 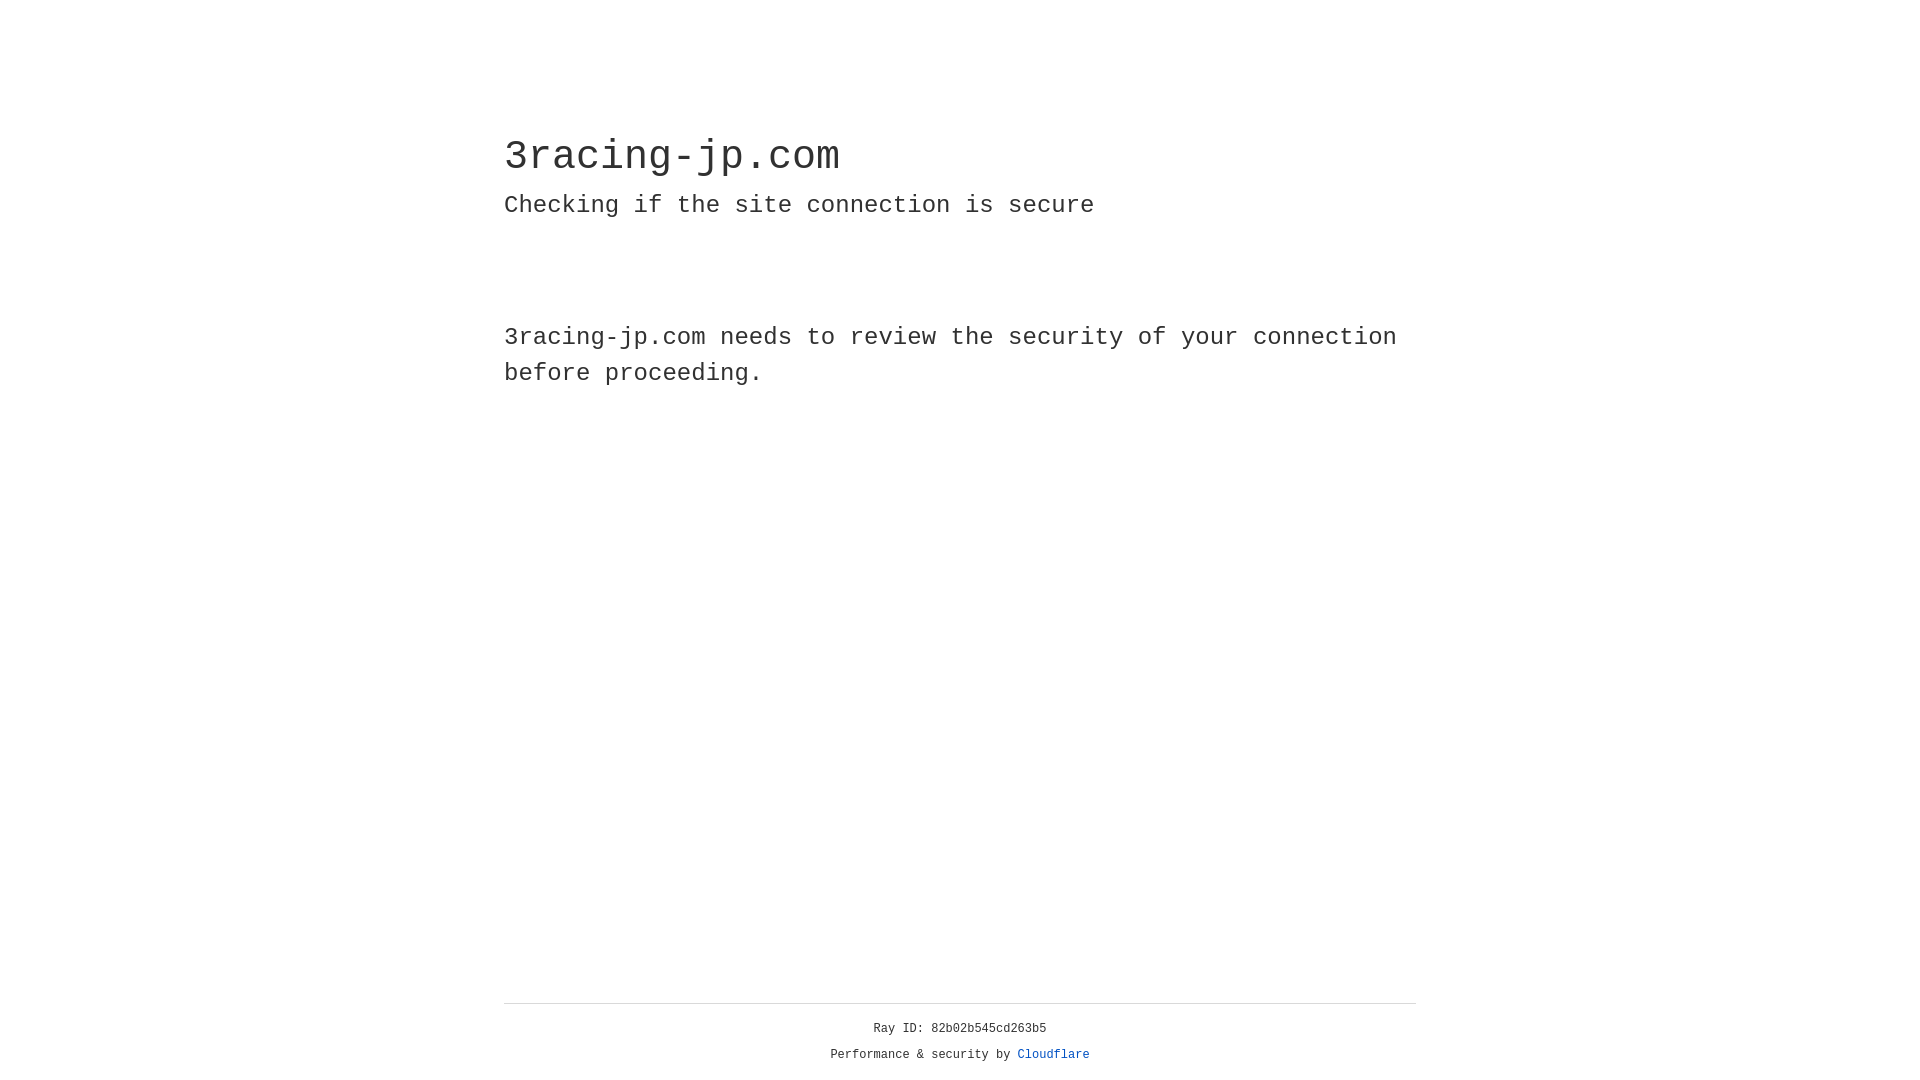 I want to click on 'Cloudflare', so click(x=1053, y=1054).